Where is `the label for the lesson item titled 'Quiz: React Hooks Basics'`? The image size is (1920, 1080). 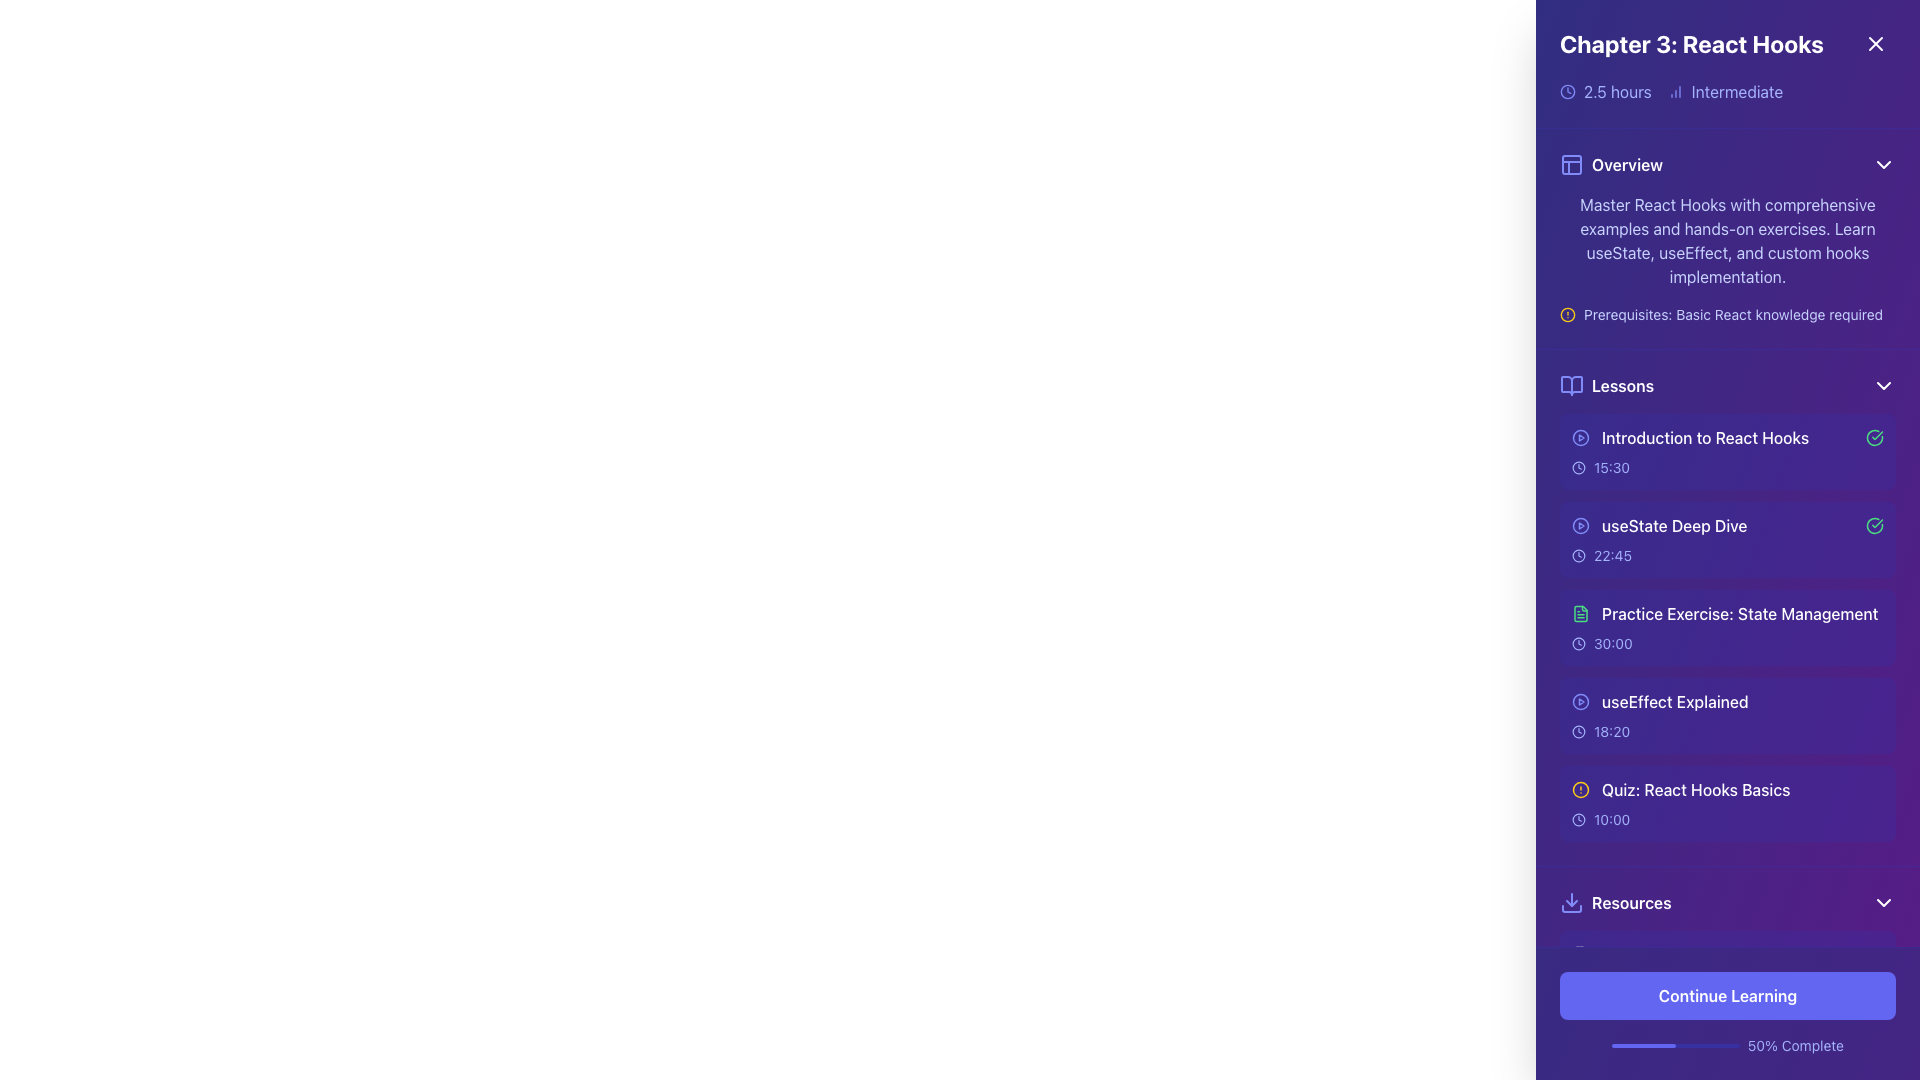
the label for the lesson item titled 'Quiz: React Hooks Basics' is located at coordinates (1680, 789).